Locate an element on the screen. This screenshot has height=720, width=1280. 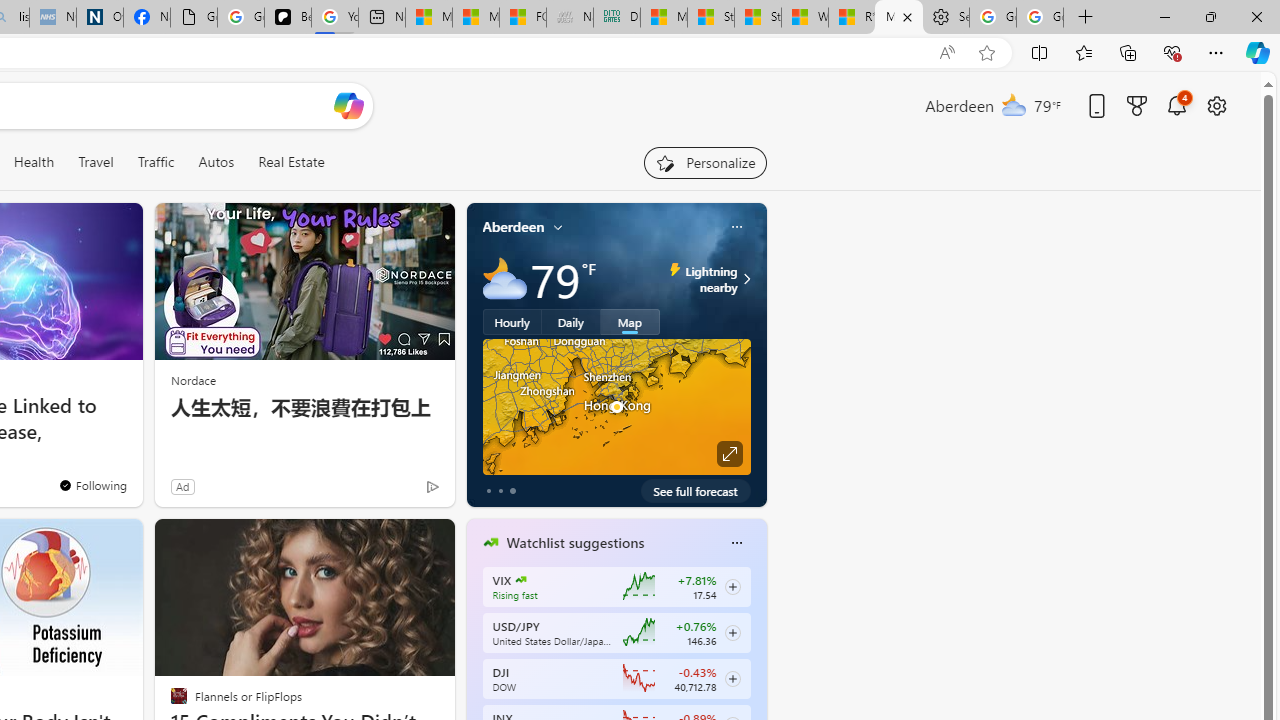
'Daily' is located at coordinates (570, 320).